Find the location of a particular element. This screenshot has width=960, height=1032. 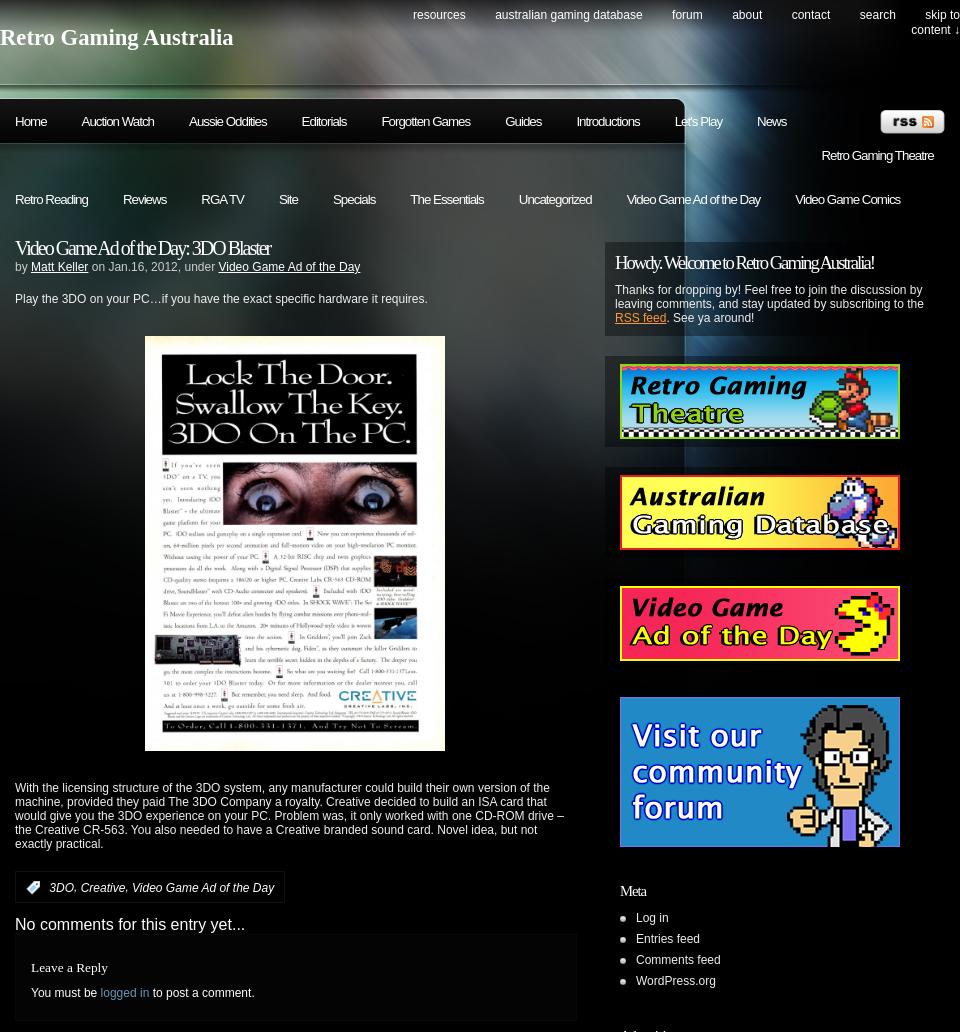

'With the licensing structure of the 3DO system, any manufacturer could build their own version of the machine, provided they paid The 3DO Company a royalty. Creative decided to build an ISA card that would give you the 3DO experience on your PC. Problem was, it only worked with one CD-ROM drive – the Creative CR-563. You also needed to have a Creative branded sound card. Novel idea, but not exactly practical.' is located at coordinates (287, 816).